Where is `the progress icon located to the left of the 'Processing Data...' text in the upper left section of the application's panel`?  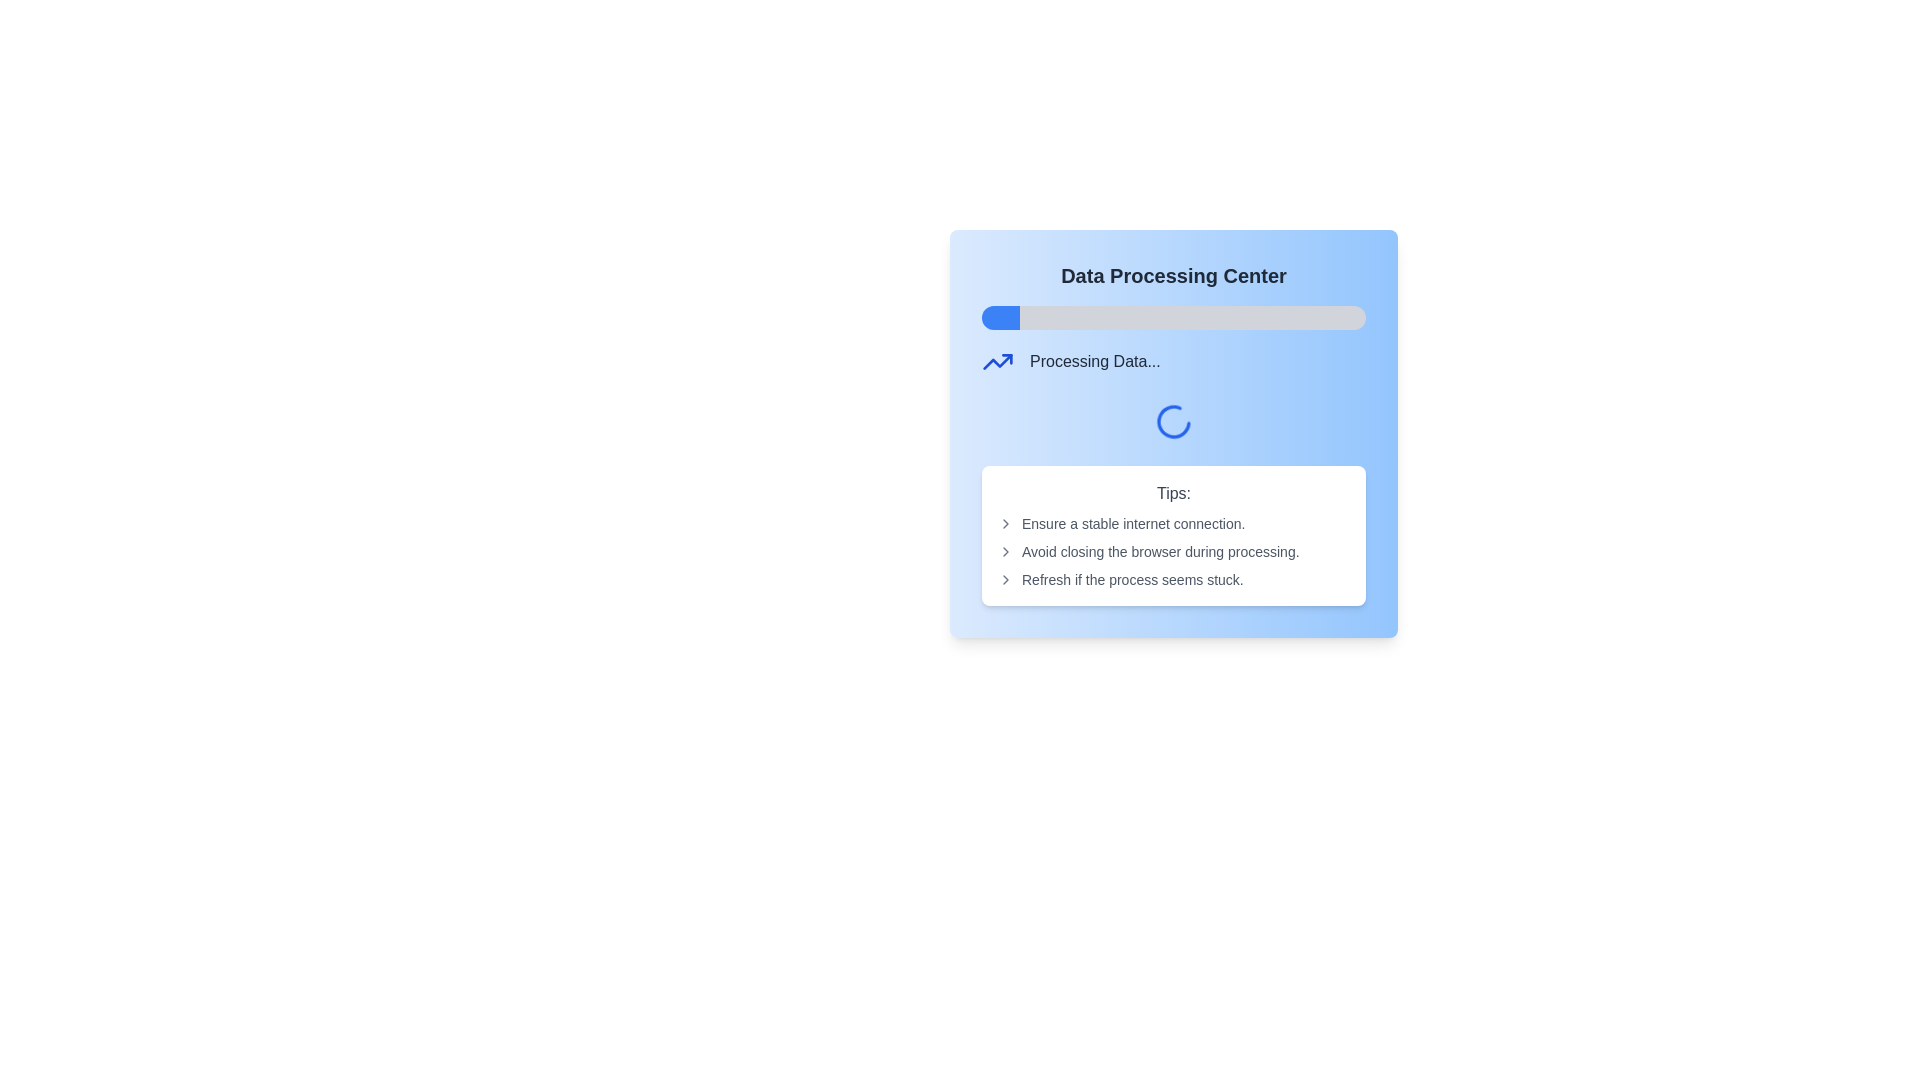 the progress icon located to the left of the 'Processing Data...' text in the upper left section of the application's panel is located at coordinates (998, 362).